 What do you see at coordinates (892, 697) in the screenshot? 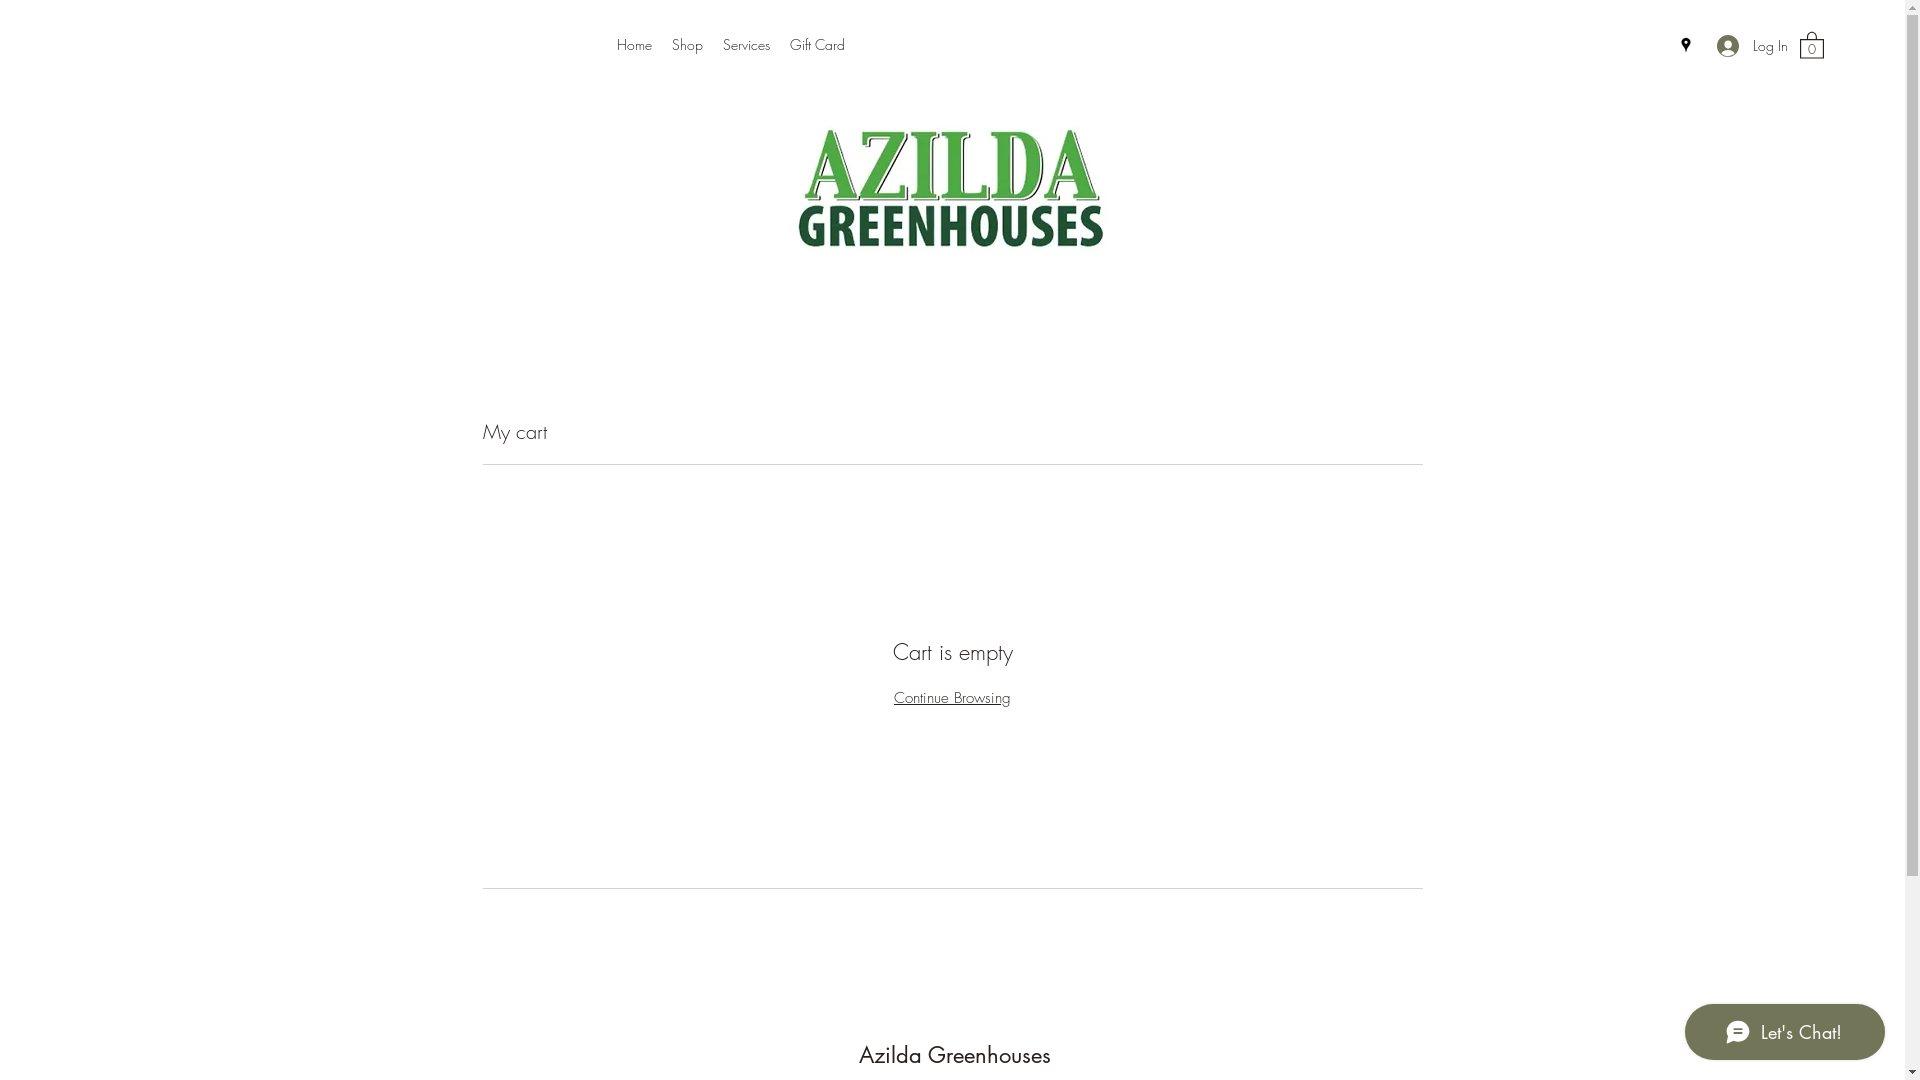
I see `'Continue Browsing'` at bounding box center [892, 697].